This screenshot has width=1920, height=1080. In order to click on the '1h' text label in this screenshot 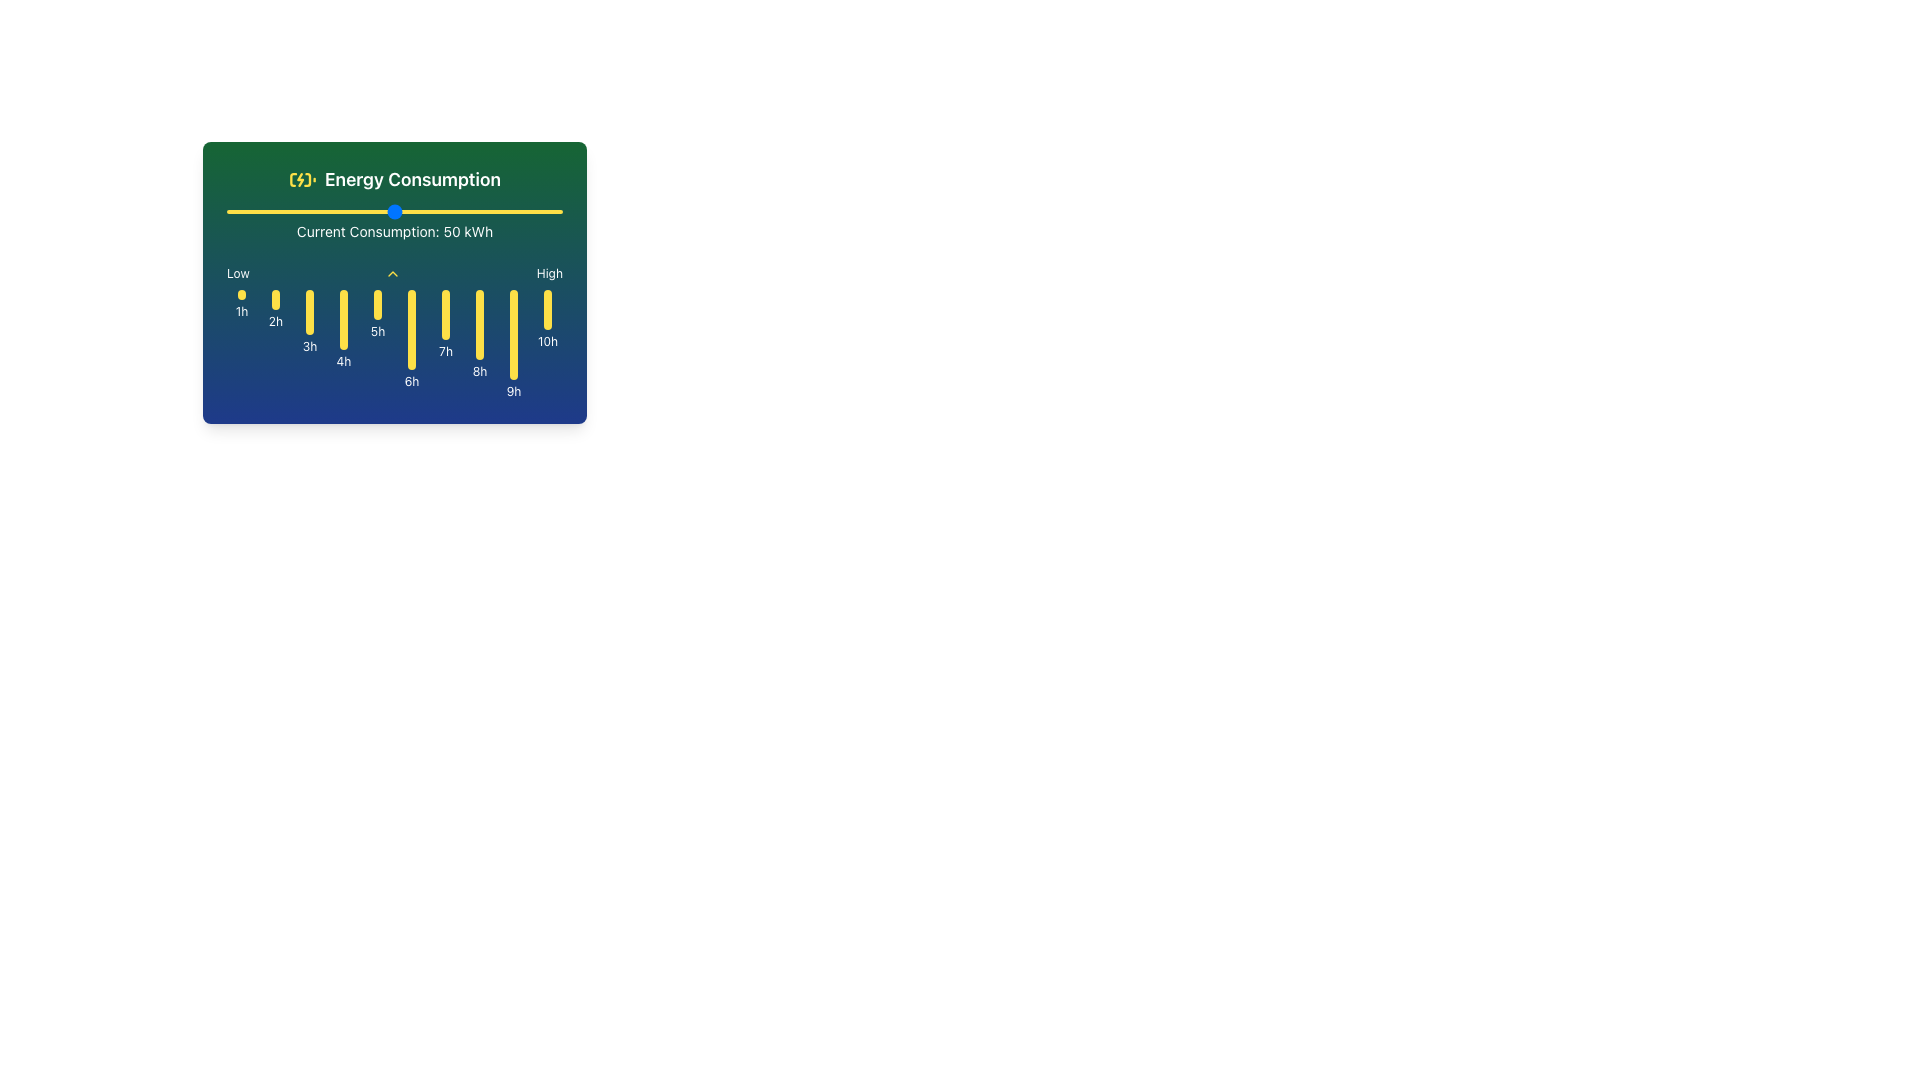, I will do `click(240, 312)`.